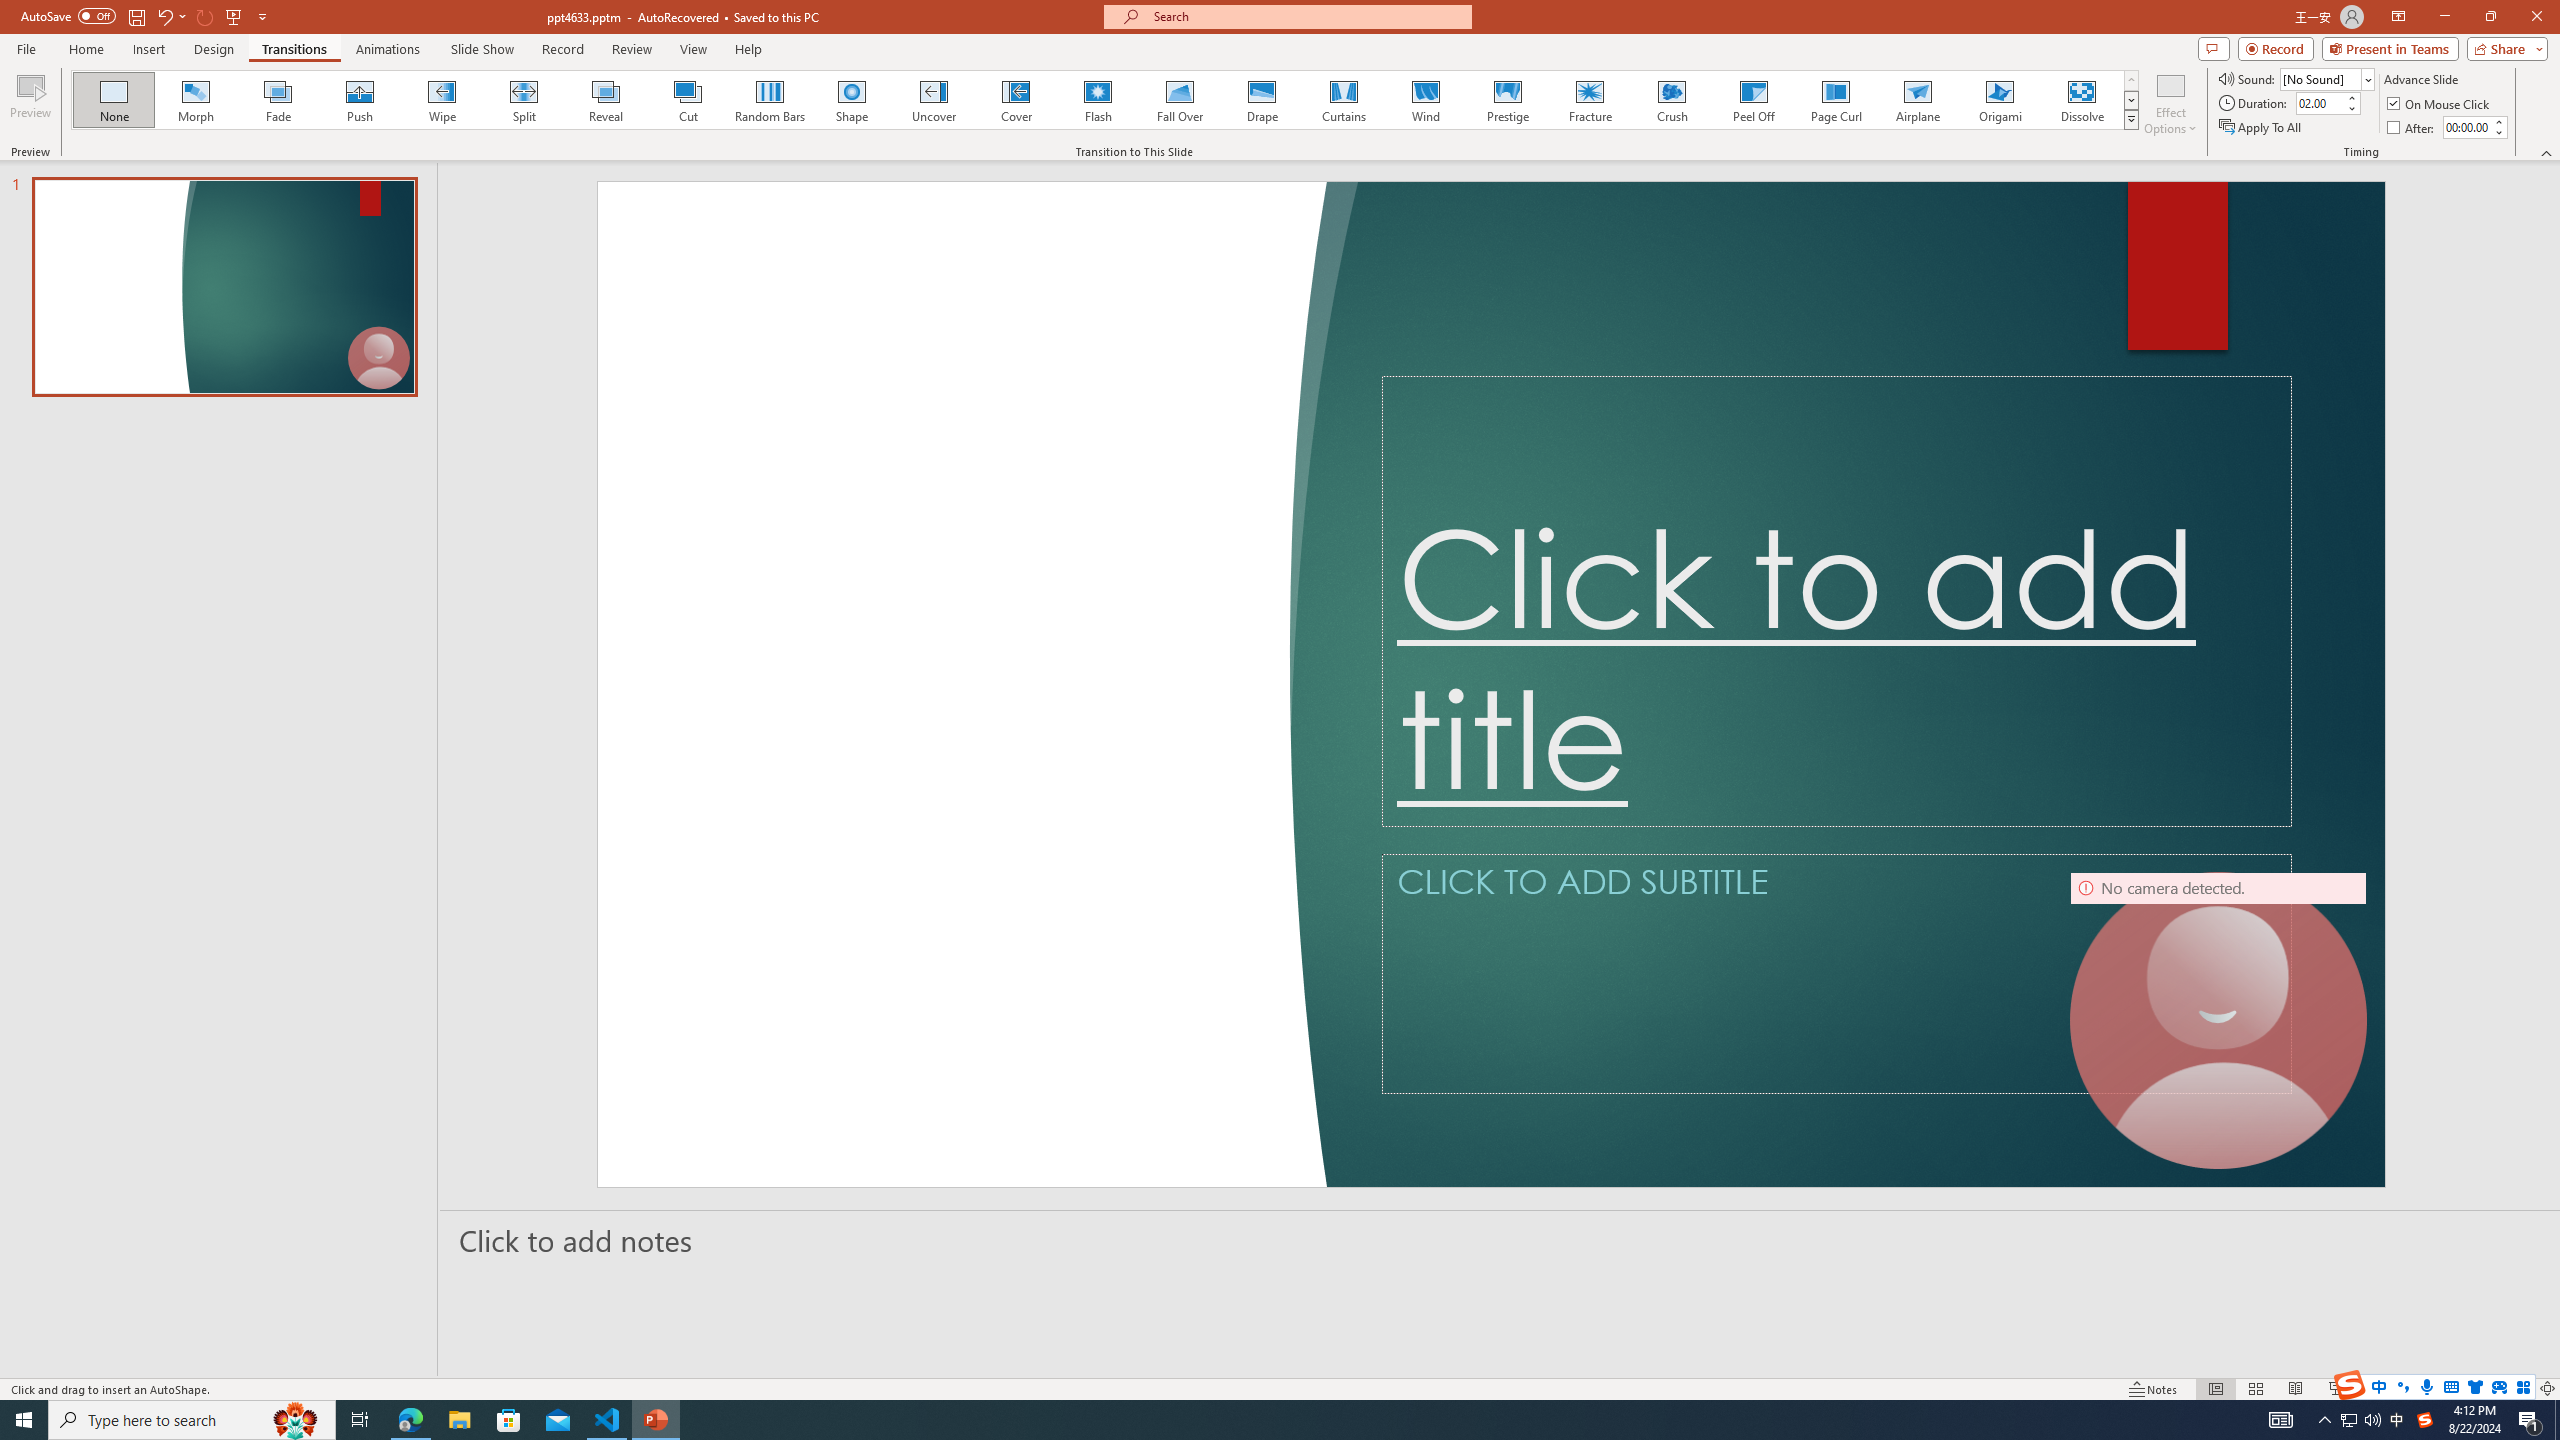 The width and height of the screenshot is (2560, 1440). What do you see at coordinates (1261, 99) in the screenshot?
I see `'Drape'` at bounding box center [1261, 99].